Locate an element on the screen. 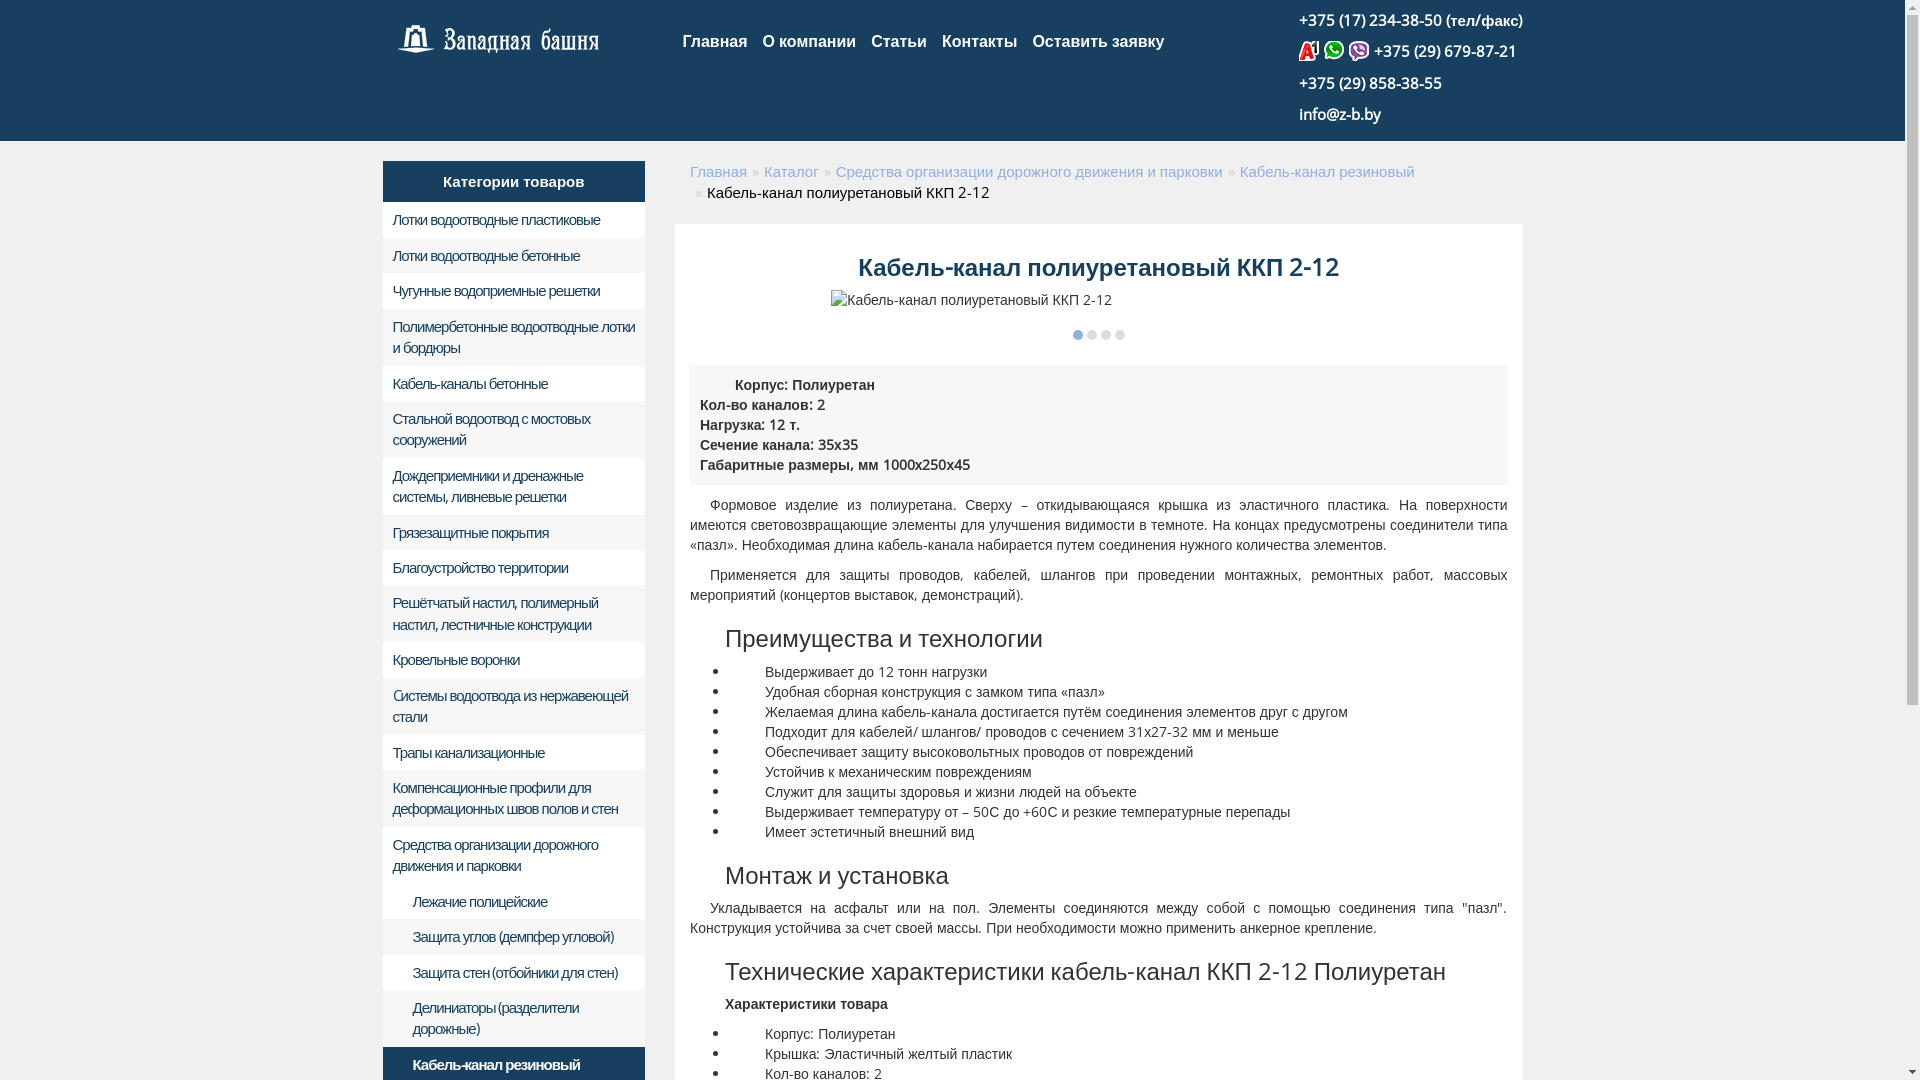  'viber' is located at coordinates (1360, 49).